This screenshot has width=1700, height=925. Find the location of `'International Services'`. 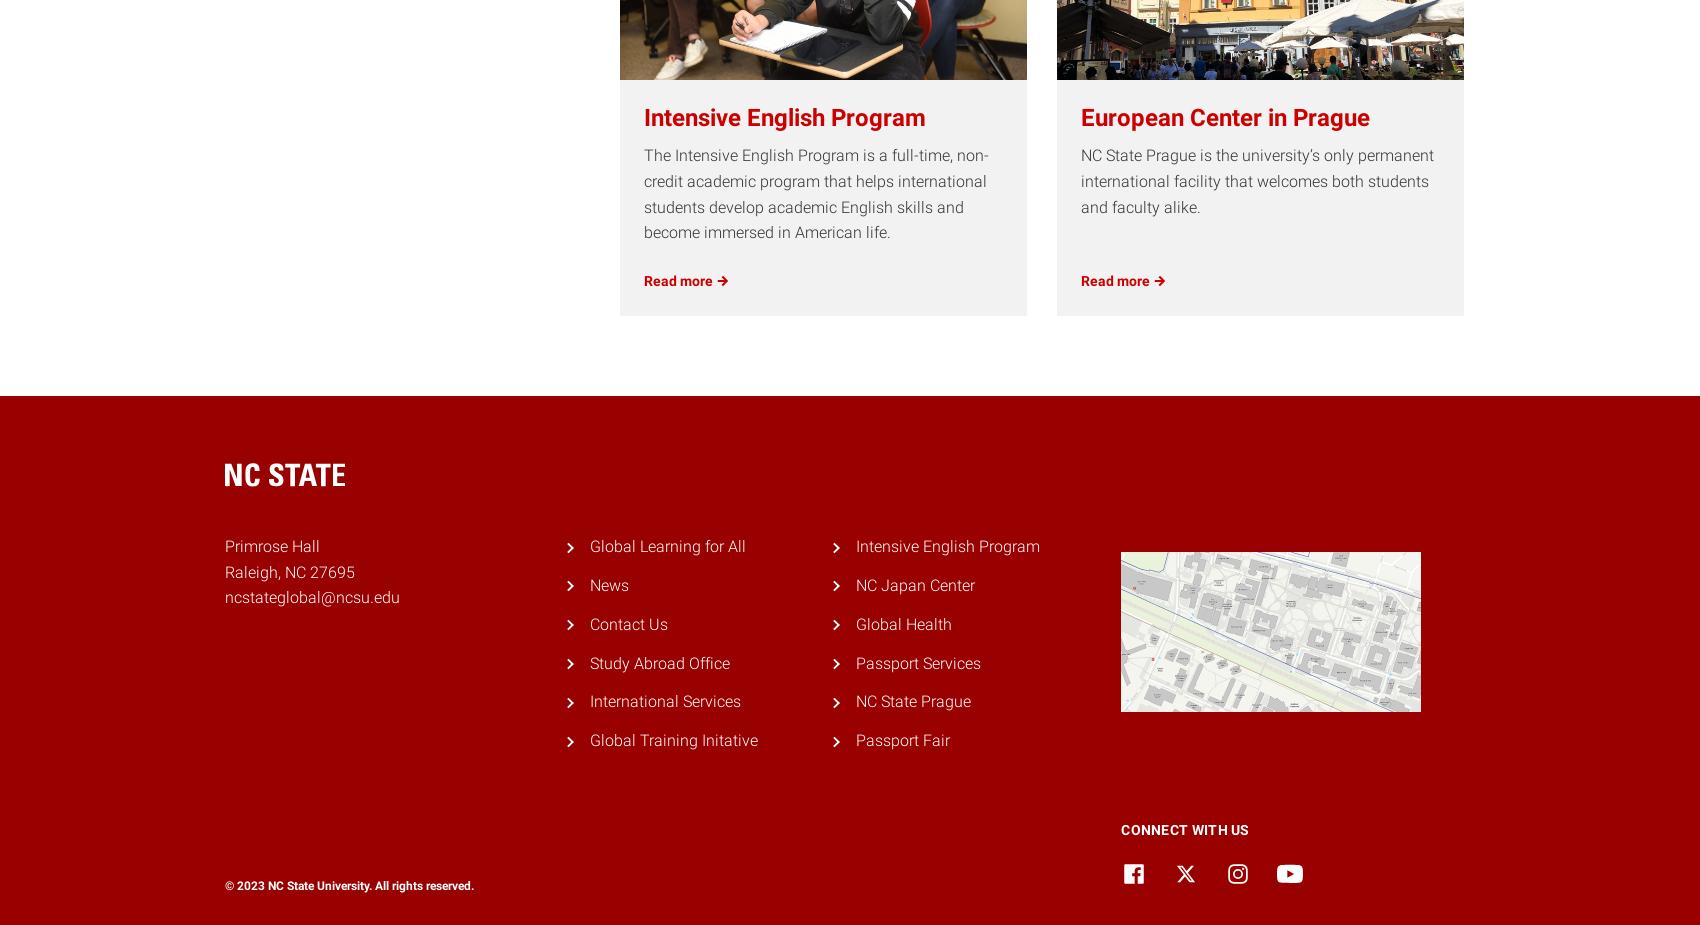

'International Services' is located at coordinates (665, 701).